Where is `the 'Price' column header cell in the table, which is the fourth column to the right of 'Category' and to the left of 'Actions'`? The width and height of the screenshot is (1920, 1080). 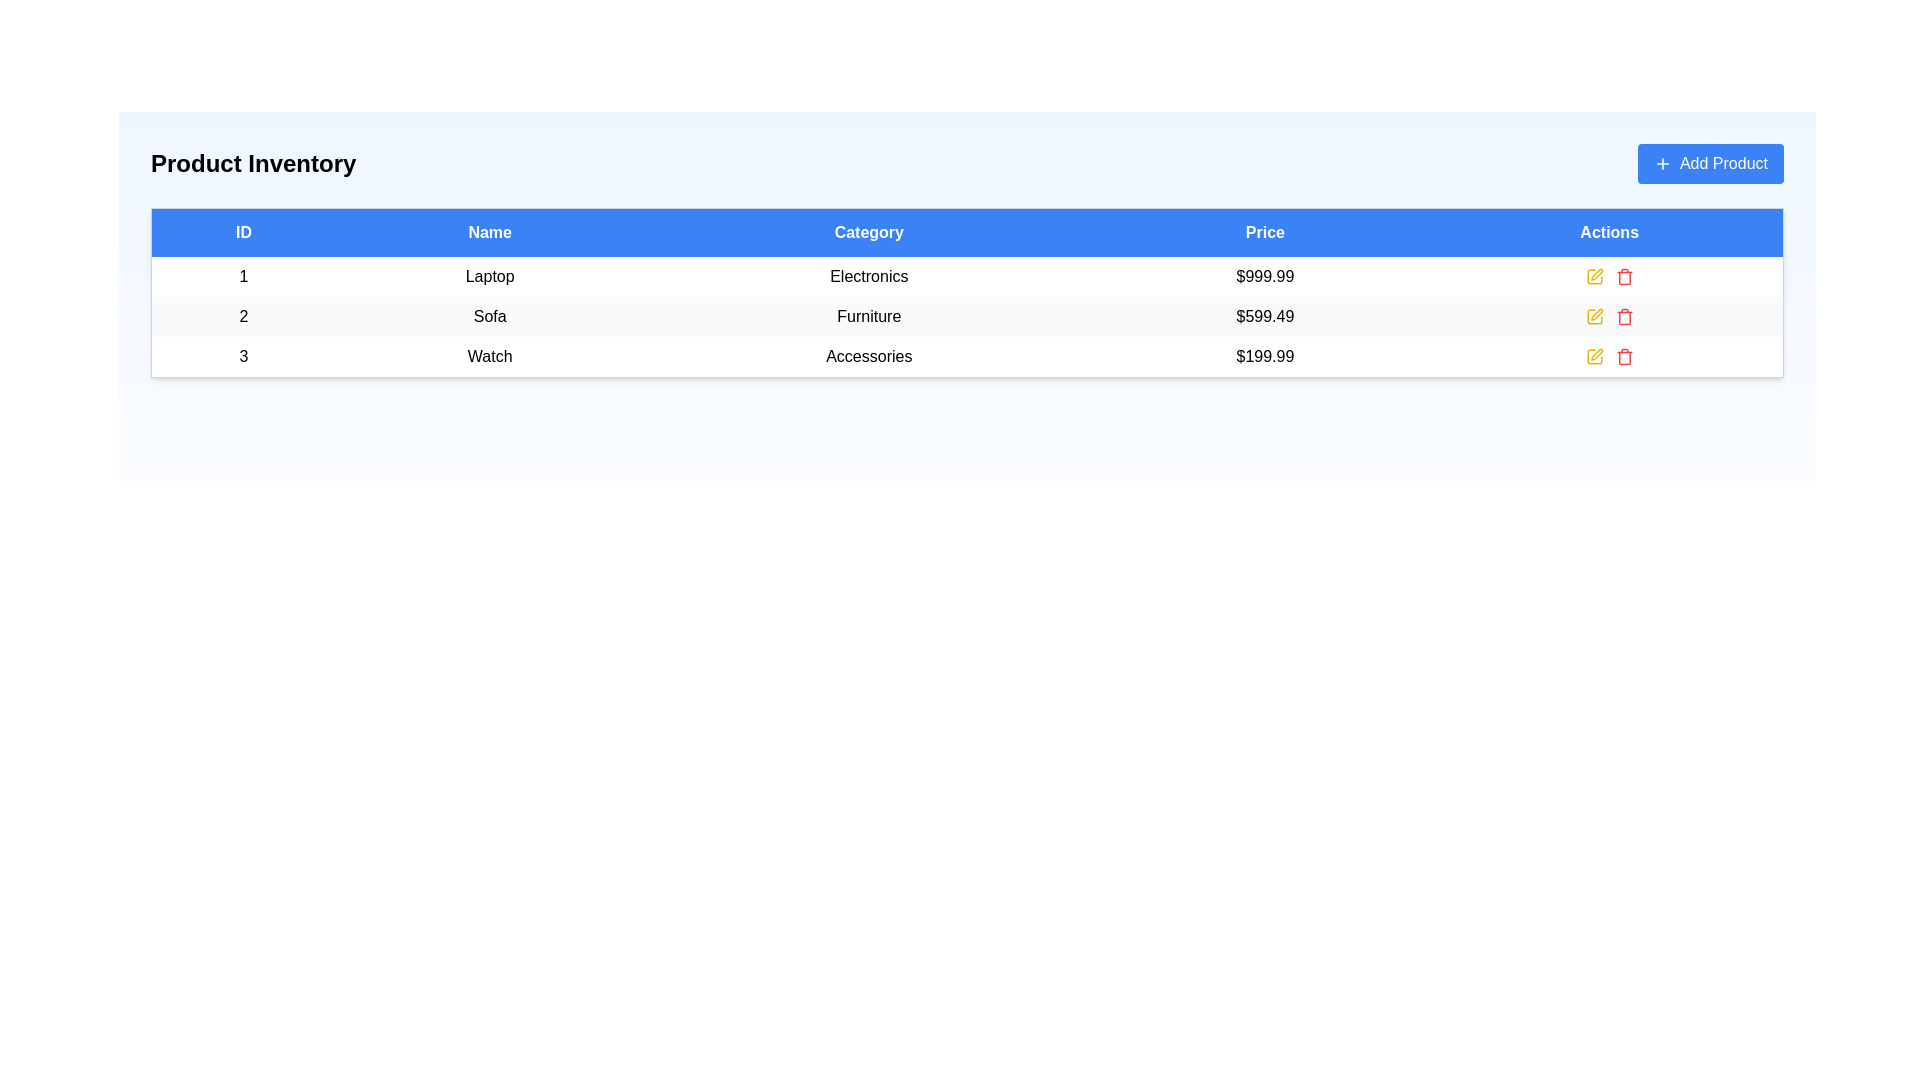 the 'Price' column header cell in the table, which is the fourth column to the right of 'Category' and to the left of 'Actions' is located at coordinates (1264, 231).